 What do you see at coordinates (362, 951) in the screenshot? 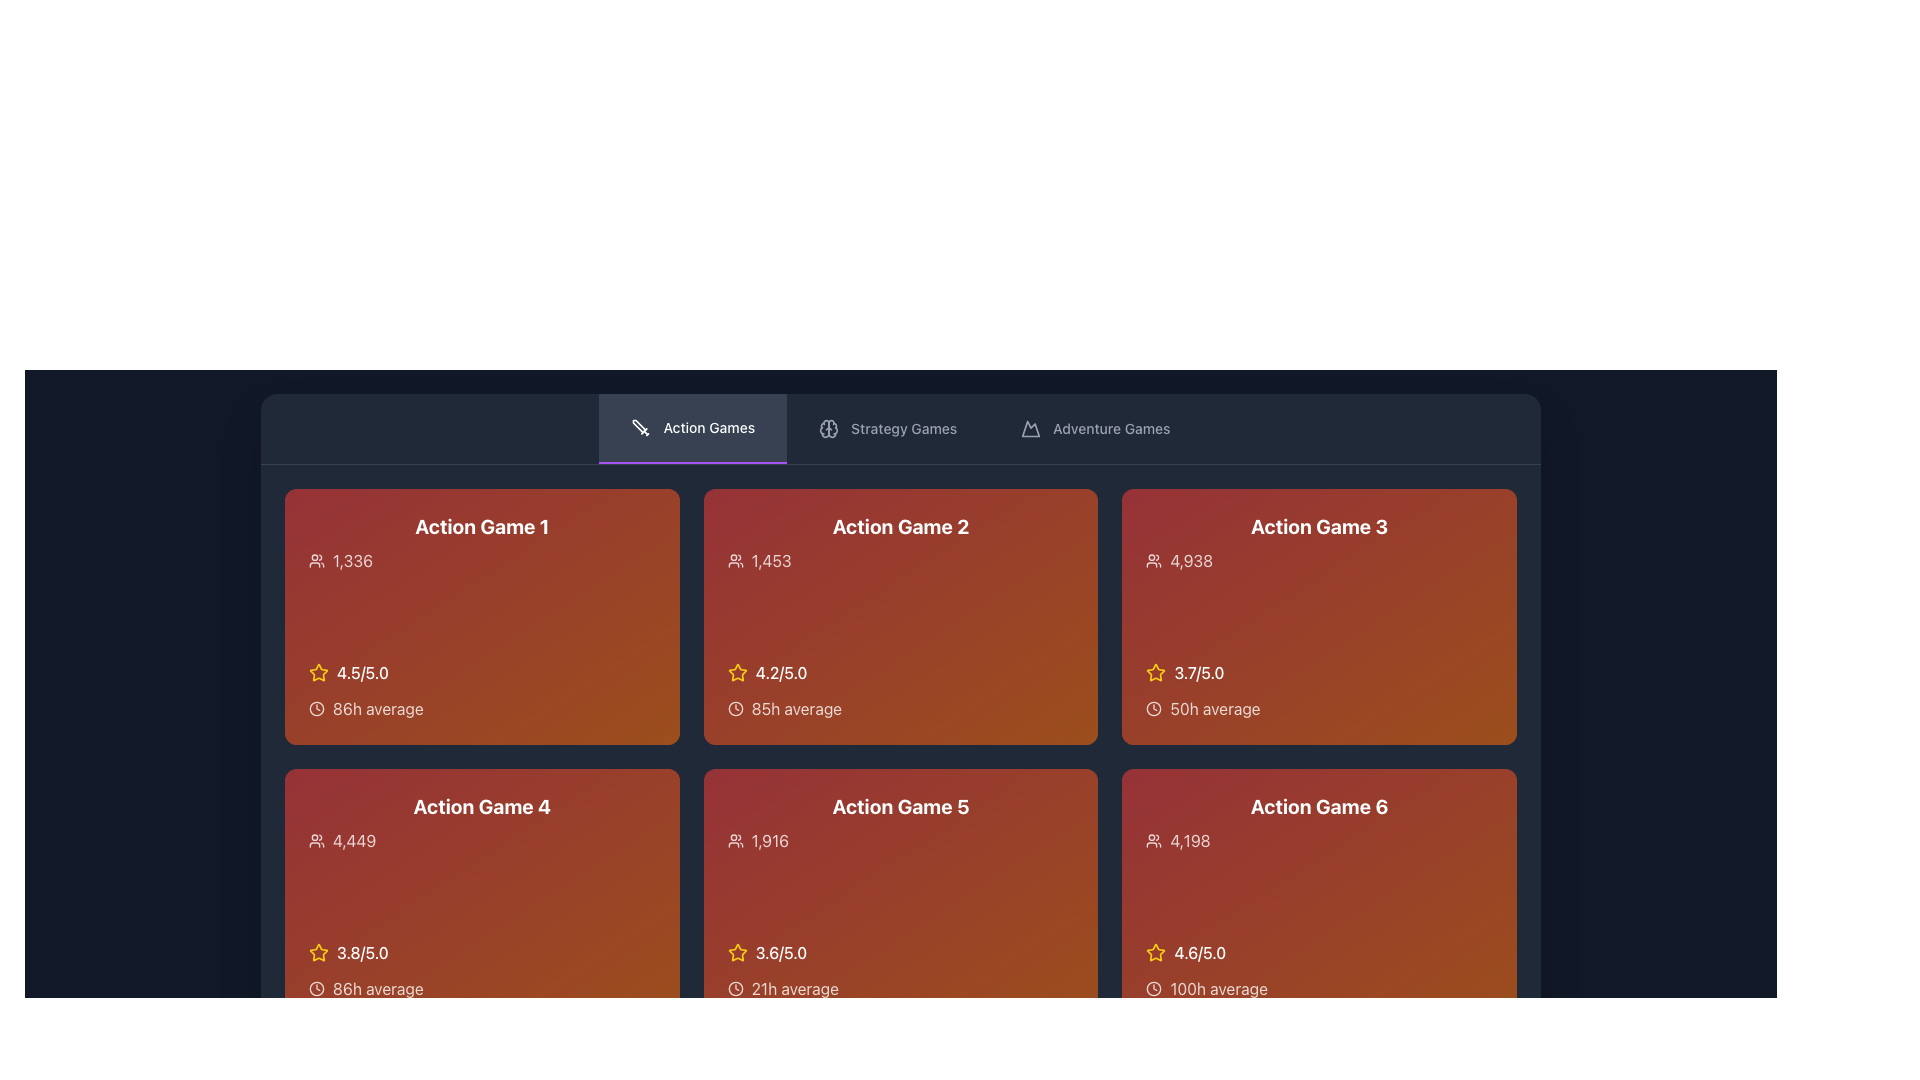
I see `the rating score label displaying '3.8/5.0' in white color against a red background, located under the 'Action Game 4' card` at bounding box center [362, 951].